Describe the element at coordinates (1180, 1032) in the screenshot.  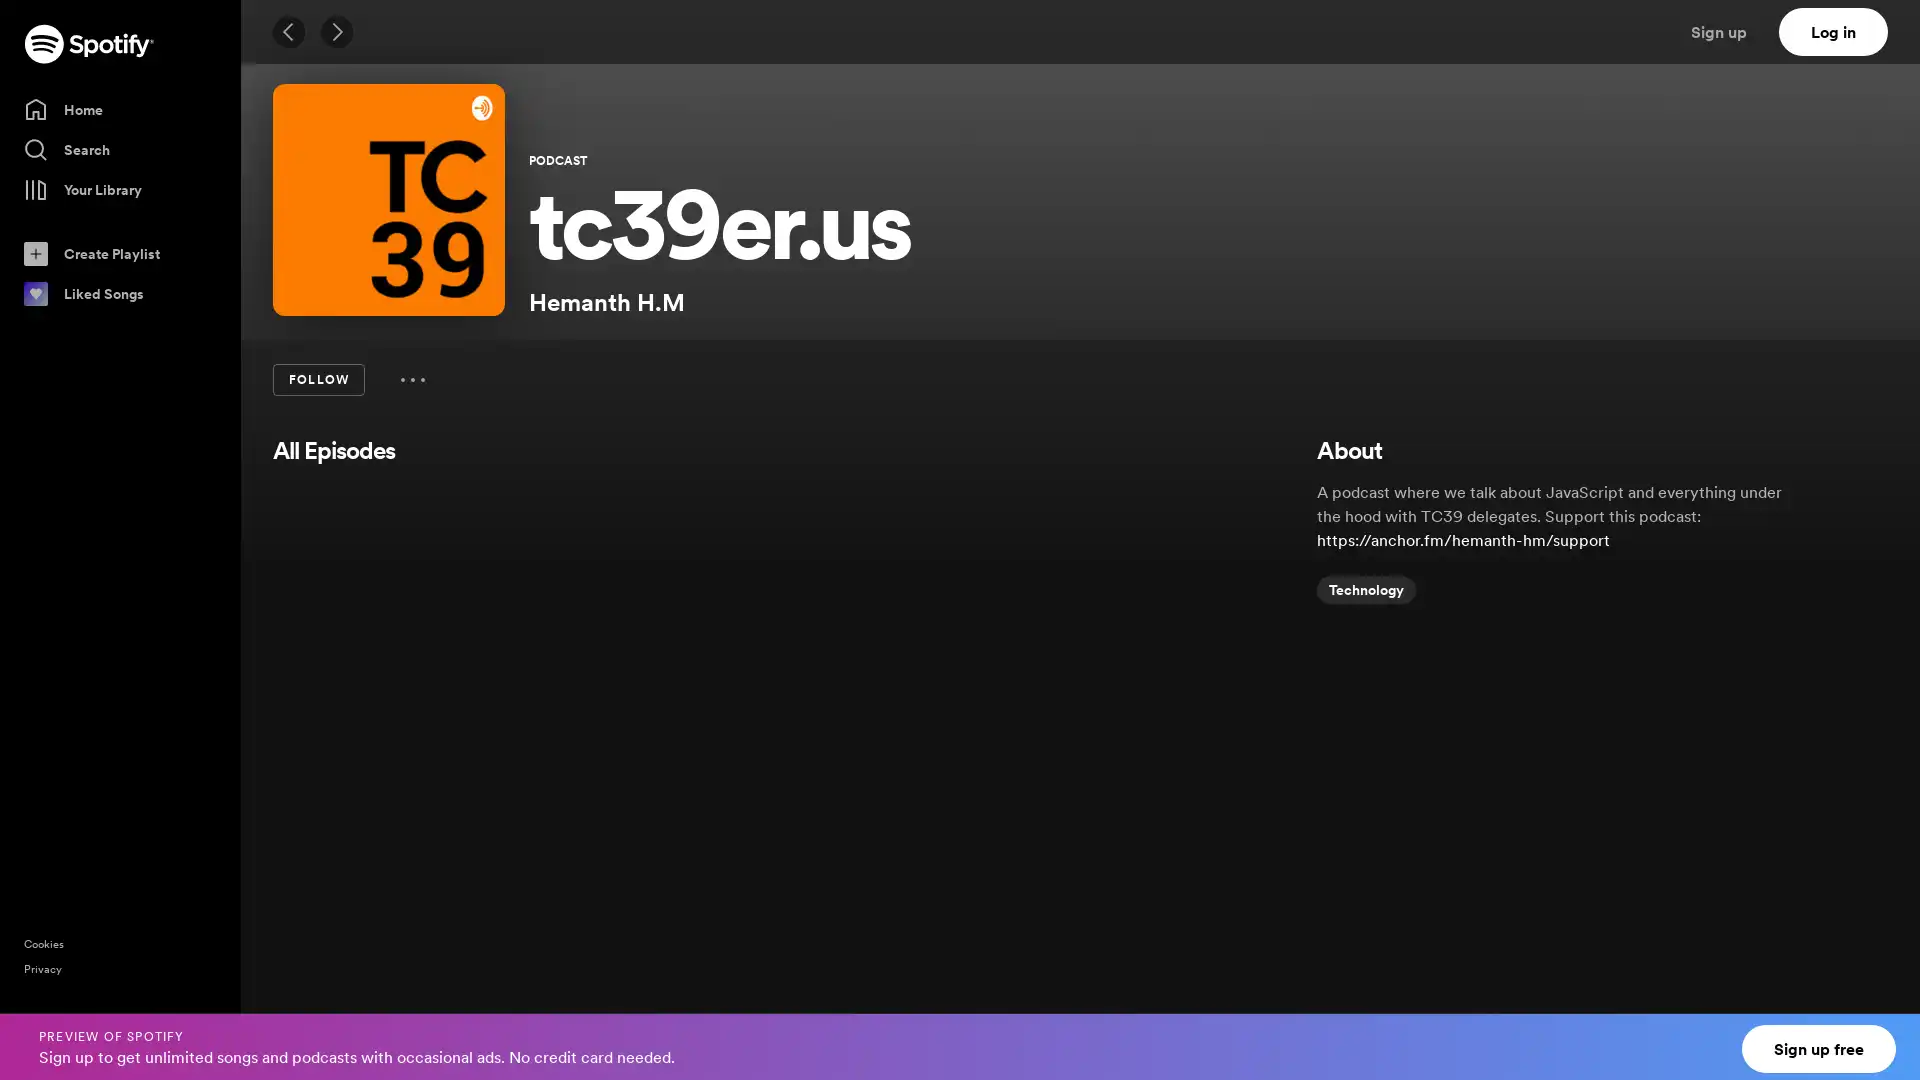
I see `Share` at that location.